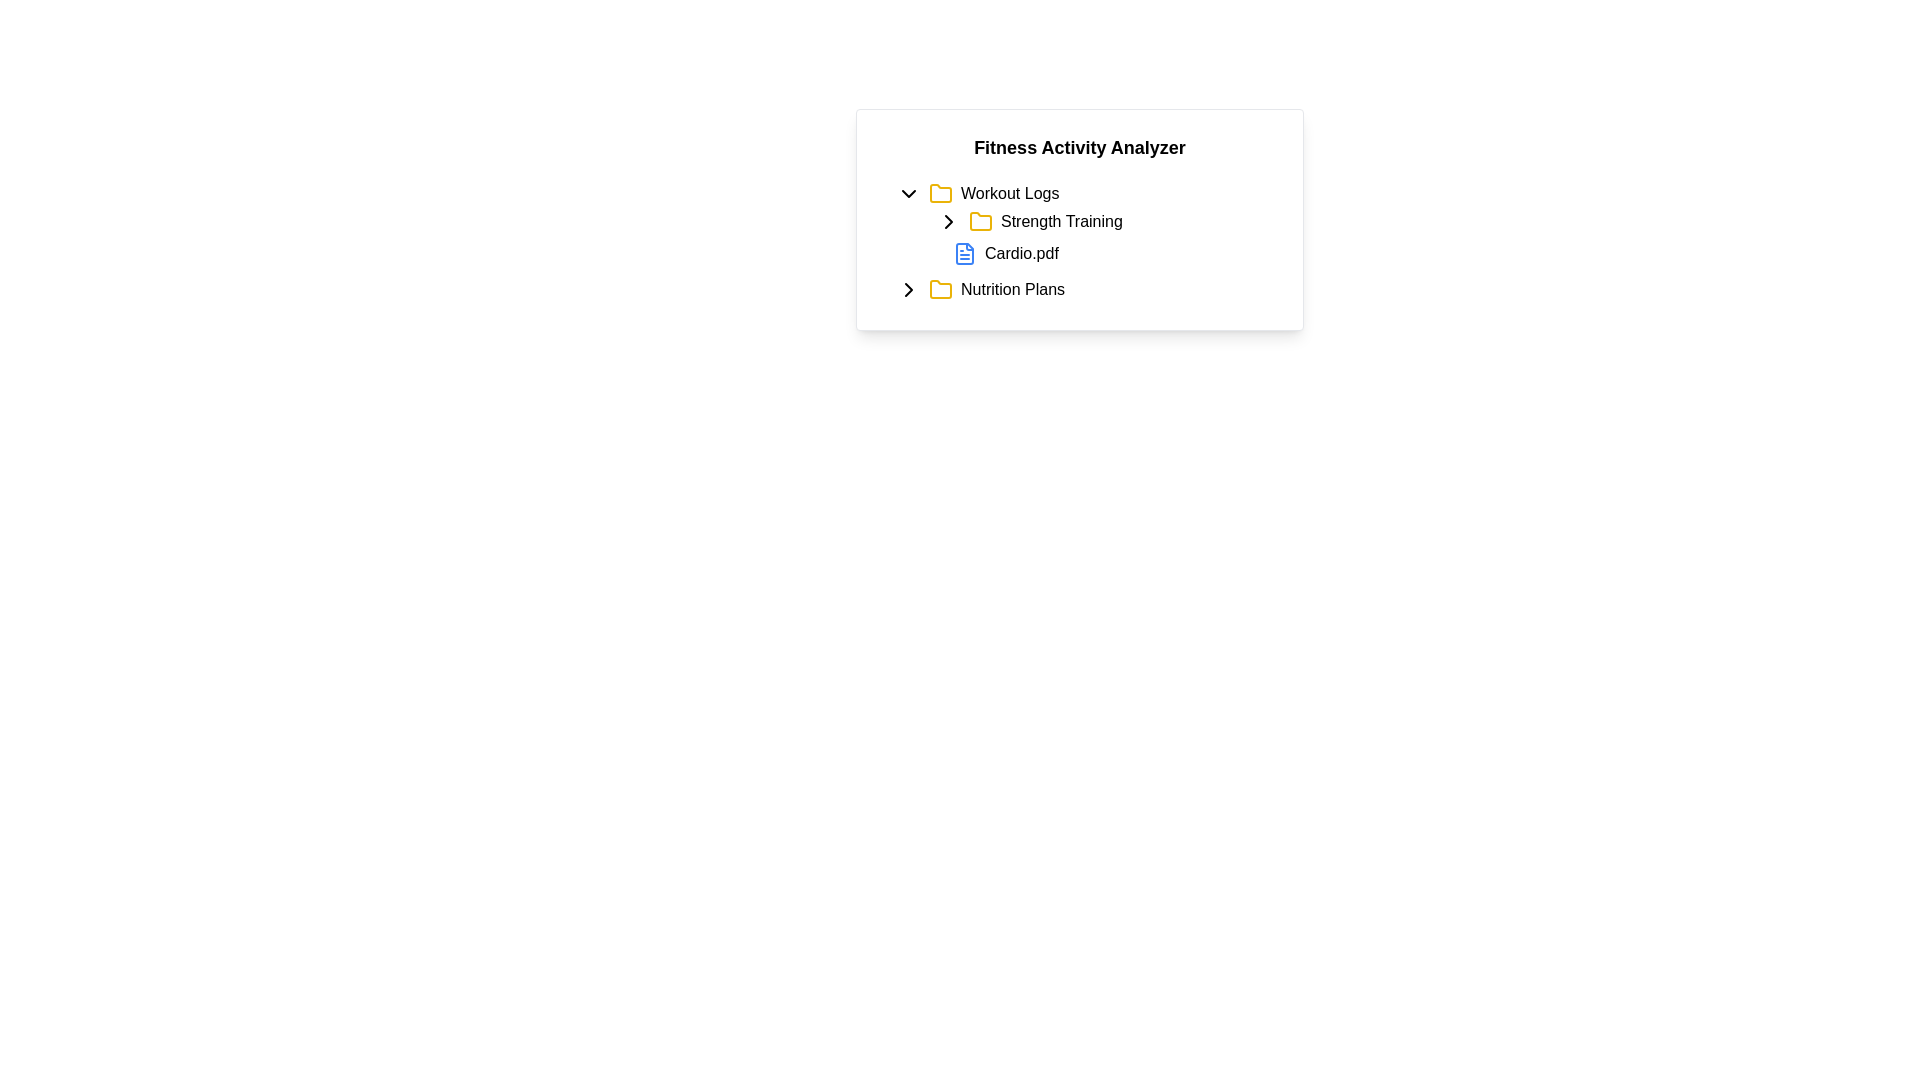  I want to click on the list item representing the document named 'Cardio.pdf' within the 'Strength Training' folder of the file explorer, so click(1098, 253).